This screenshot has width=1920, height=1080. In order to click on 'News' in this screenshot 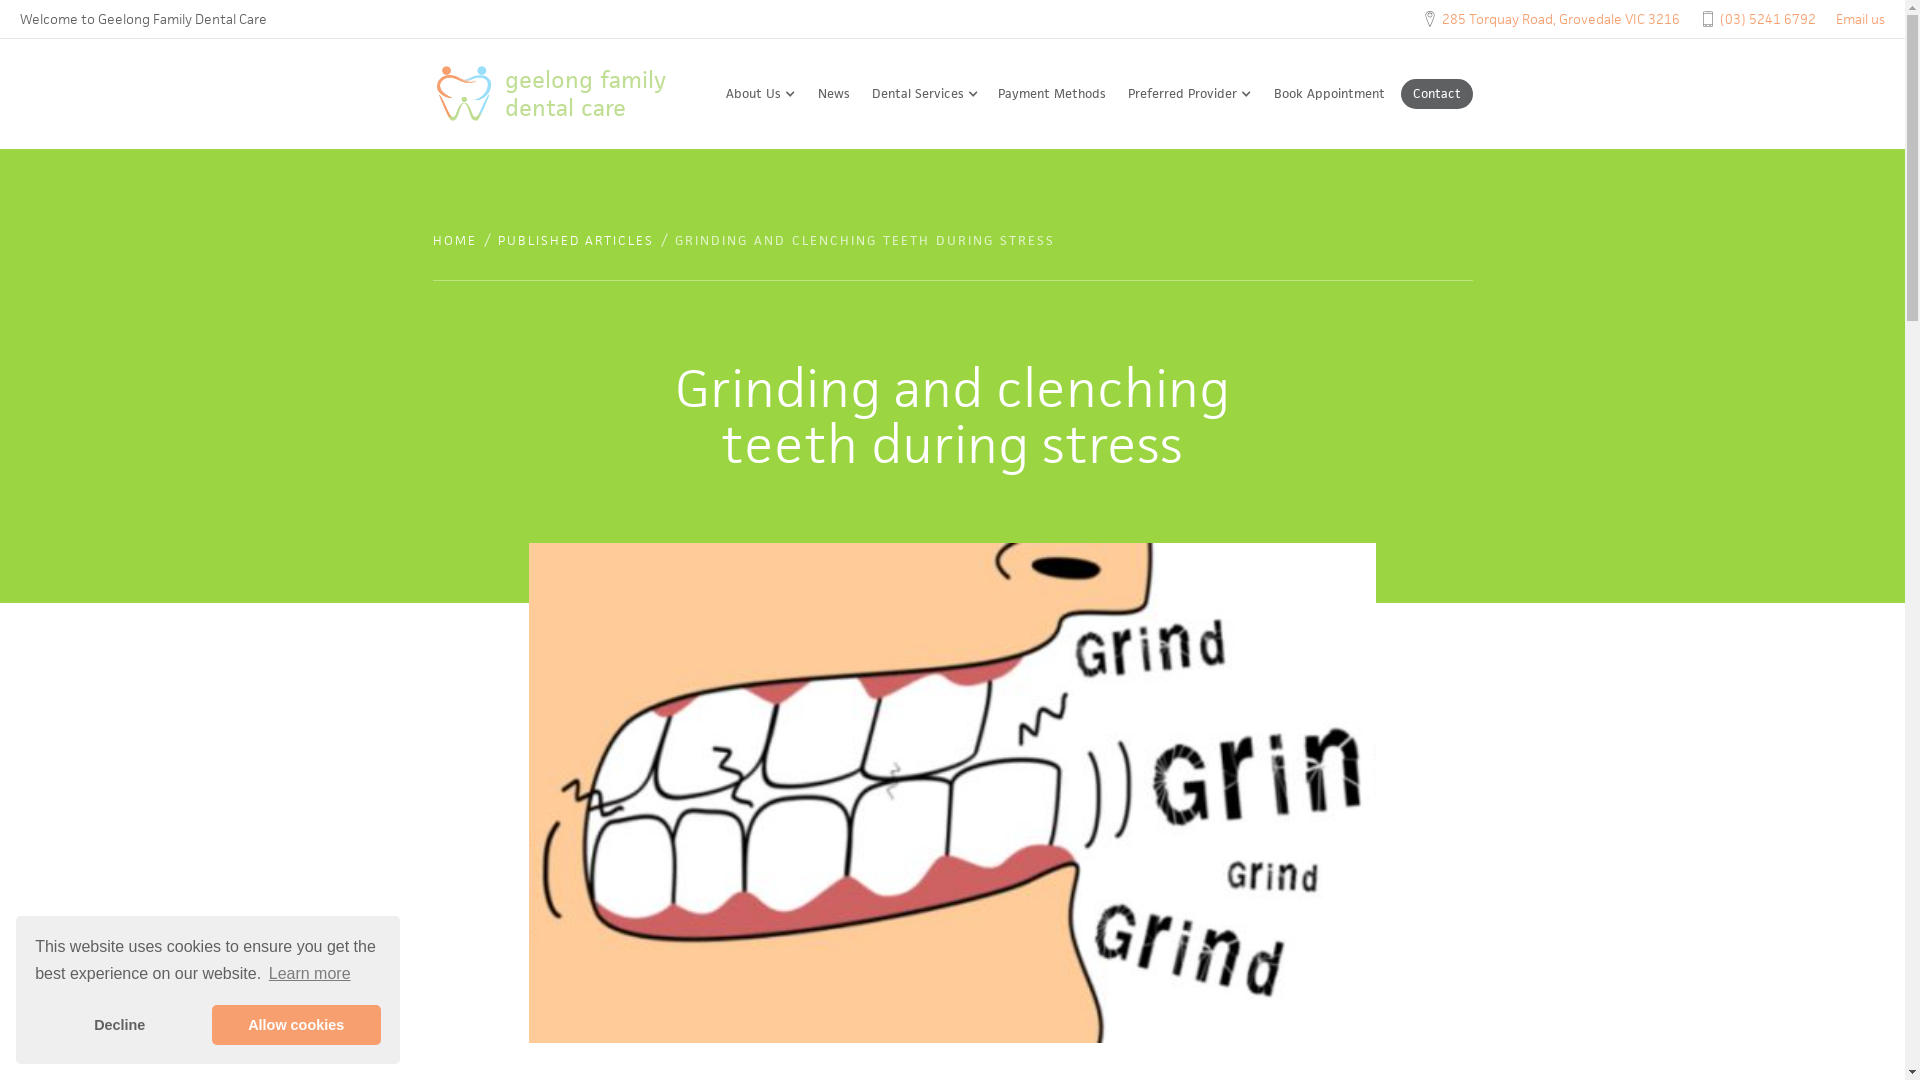, I will do `click(833, 93)`.